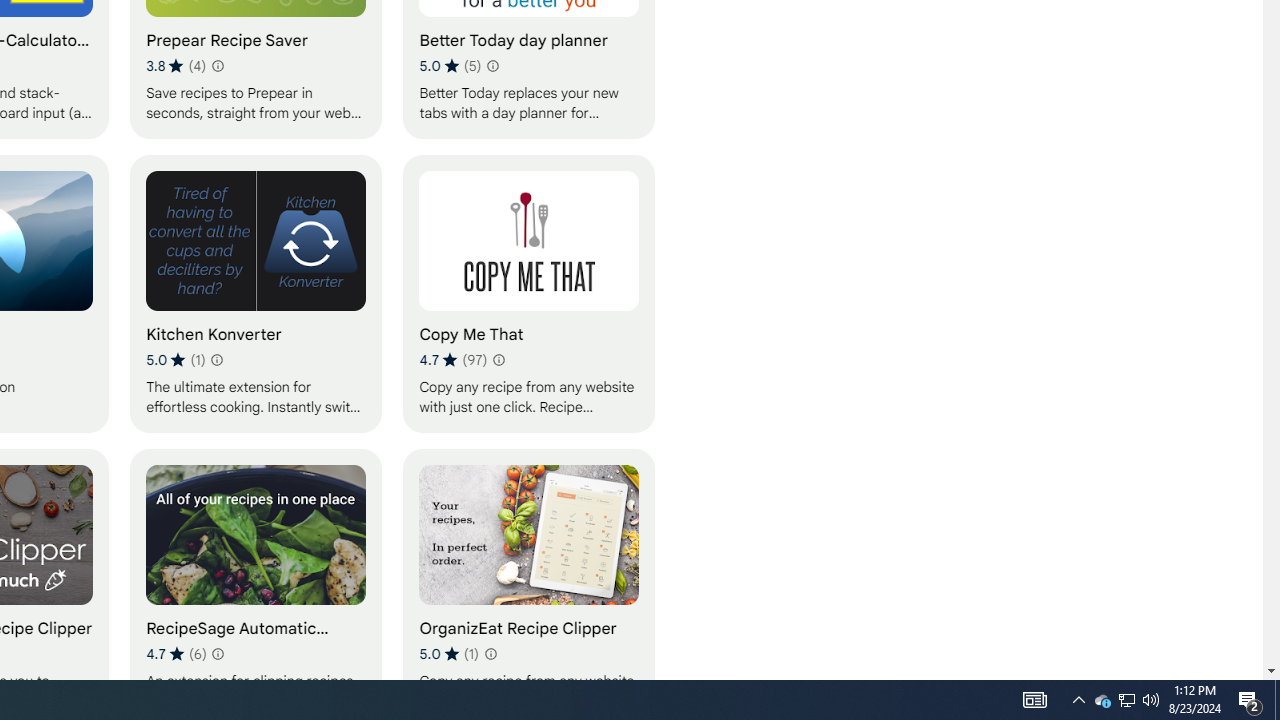  I want to click on 'Learn more about results and reviews "Copy Me That"', so click(498, 360).